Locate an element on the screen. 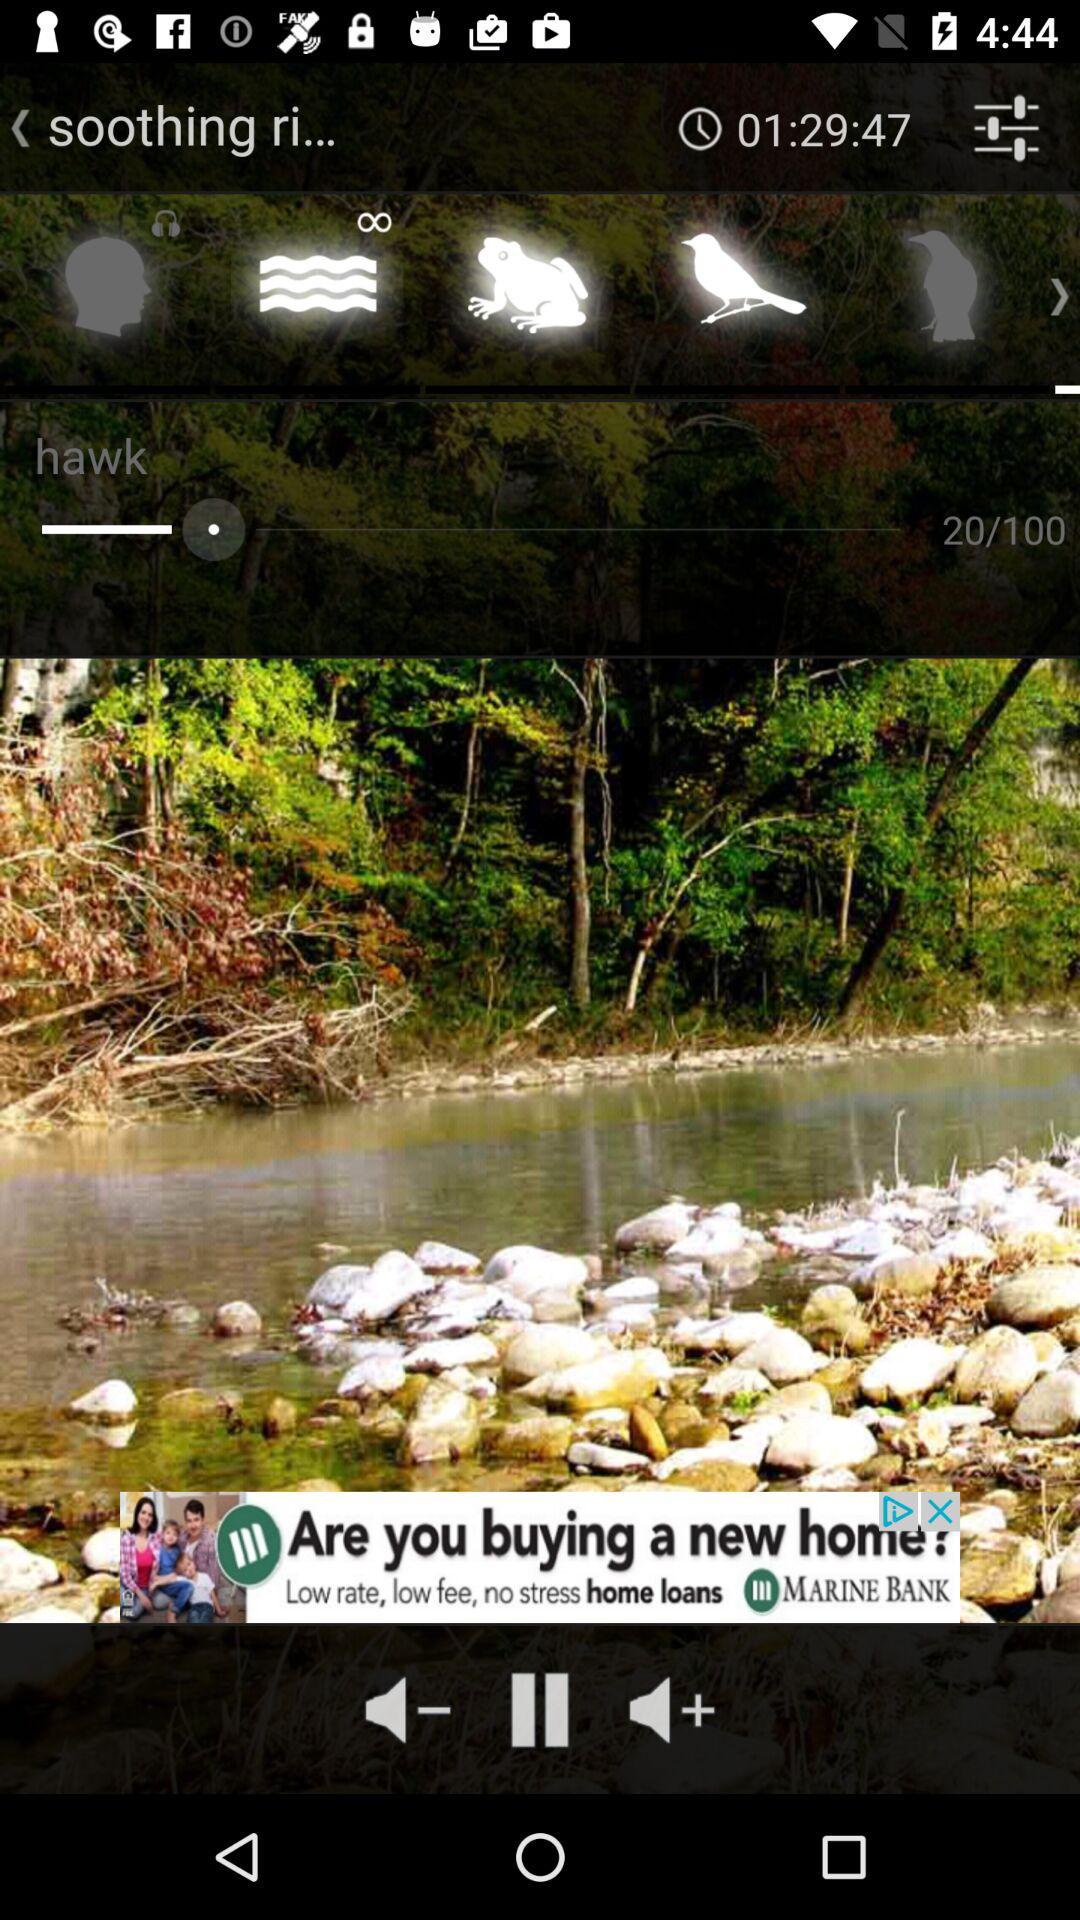  the menu icon is located at coordinates (316, 291).